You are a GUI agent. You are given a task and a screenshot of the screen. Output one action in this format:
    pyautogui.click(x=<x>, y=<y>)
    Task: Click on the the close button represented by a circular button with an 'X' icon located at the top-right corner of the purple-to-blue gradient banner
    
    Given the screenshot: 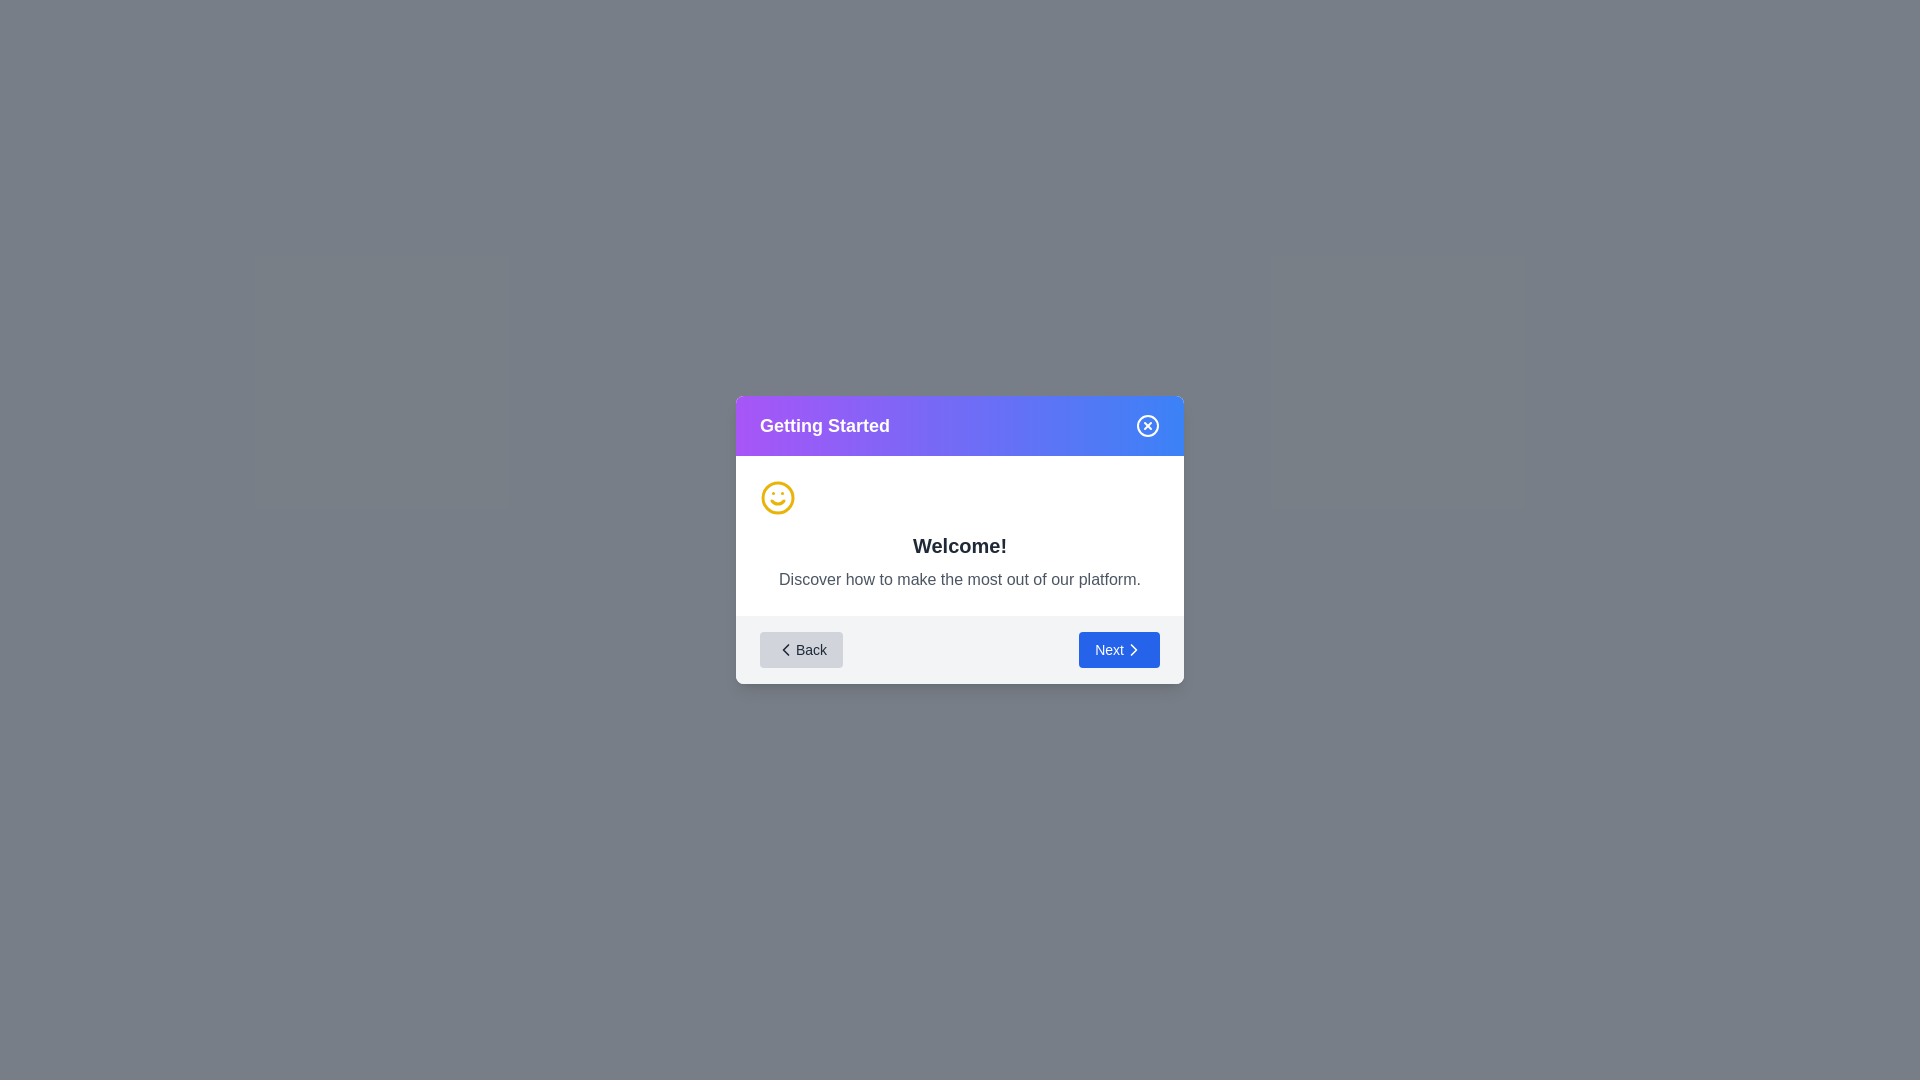 What is the action you would take?
    pyautogui.click(x=1147, y=424)
    